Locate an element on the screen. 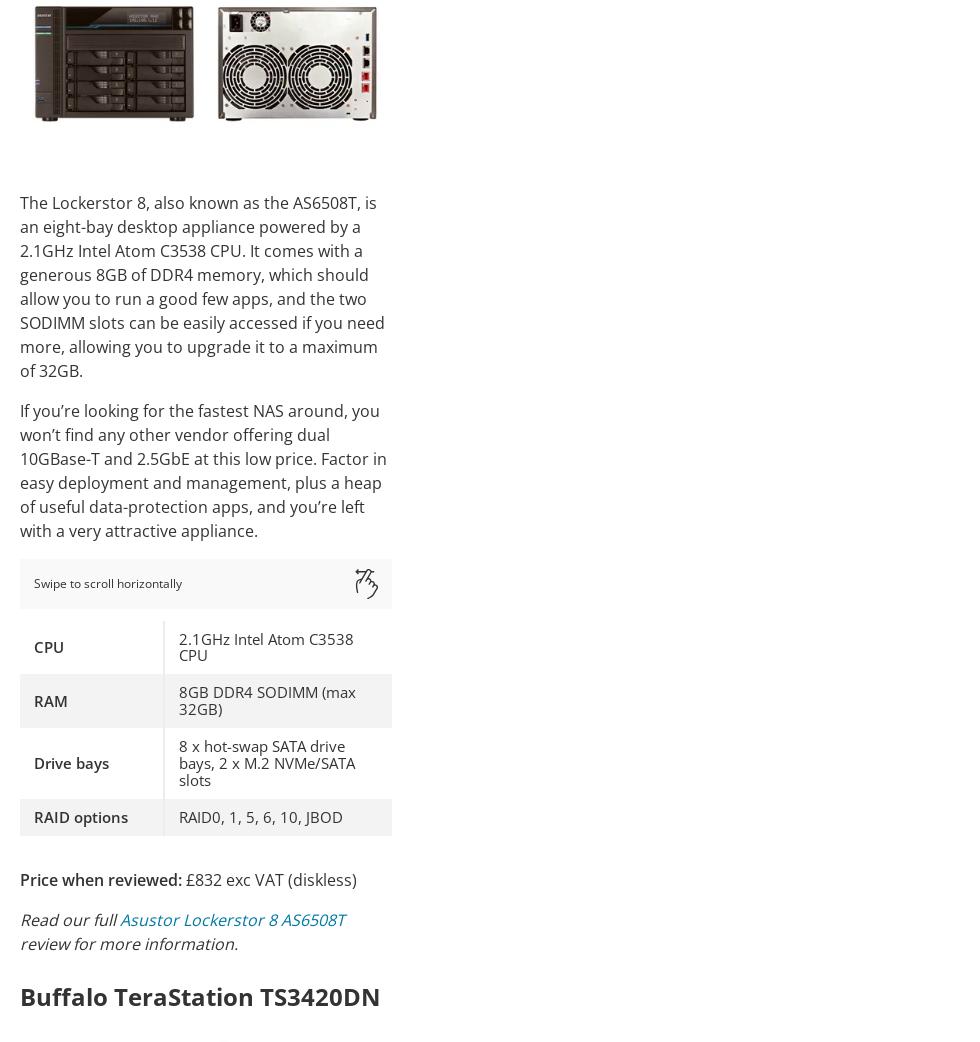 The image size is (980, 1042). 'RAID0, 1, 5, 6, 10, JBOD' is located at coordinates (260, 815).